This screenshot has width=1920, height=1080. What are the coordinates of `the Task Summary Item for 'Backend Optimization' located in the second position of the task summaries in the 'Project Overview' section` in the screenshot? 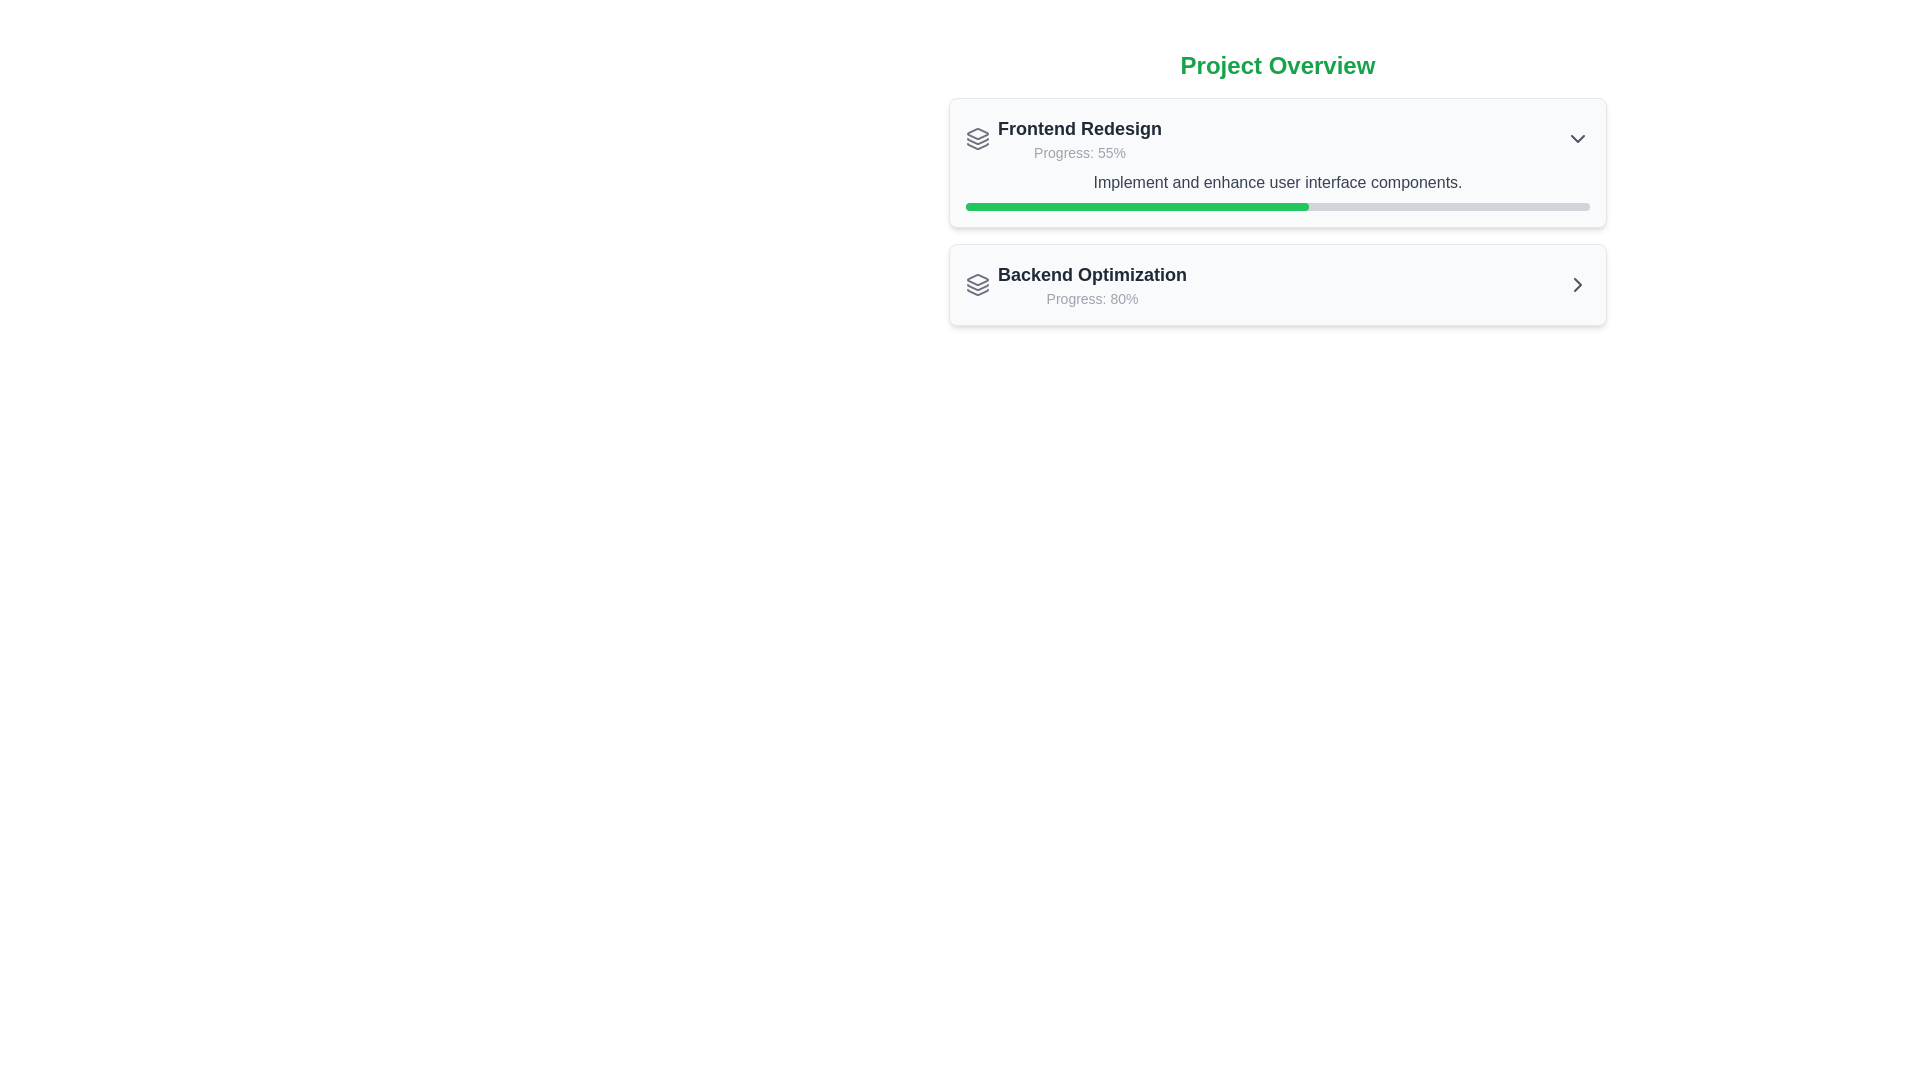 It's located at (1276, 285).